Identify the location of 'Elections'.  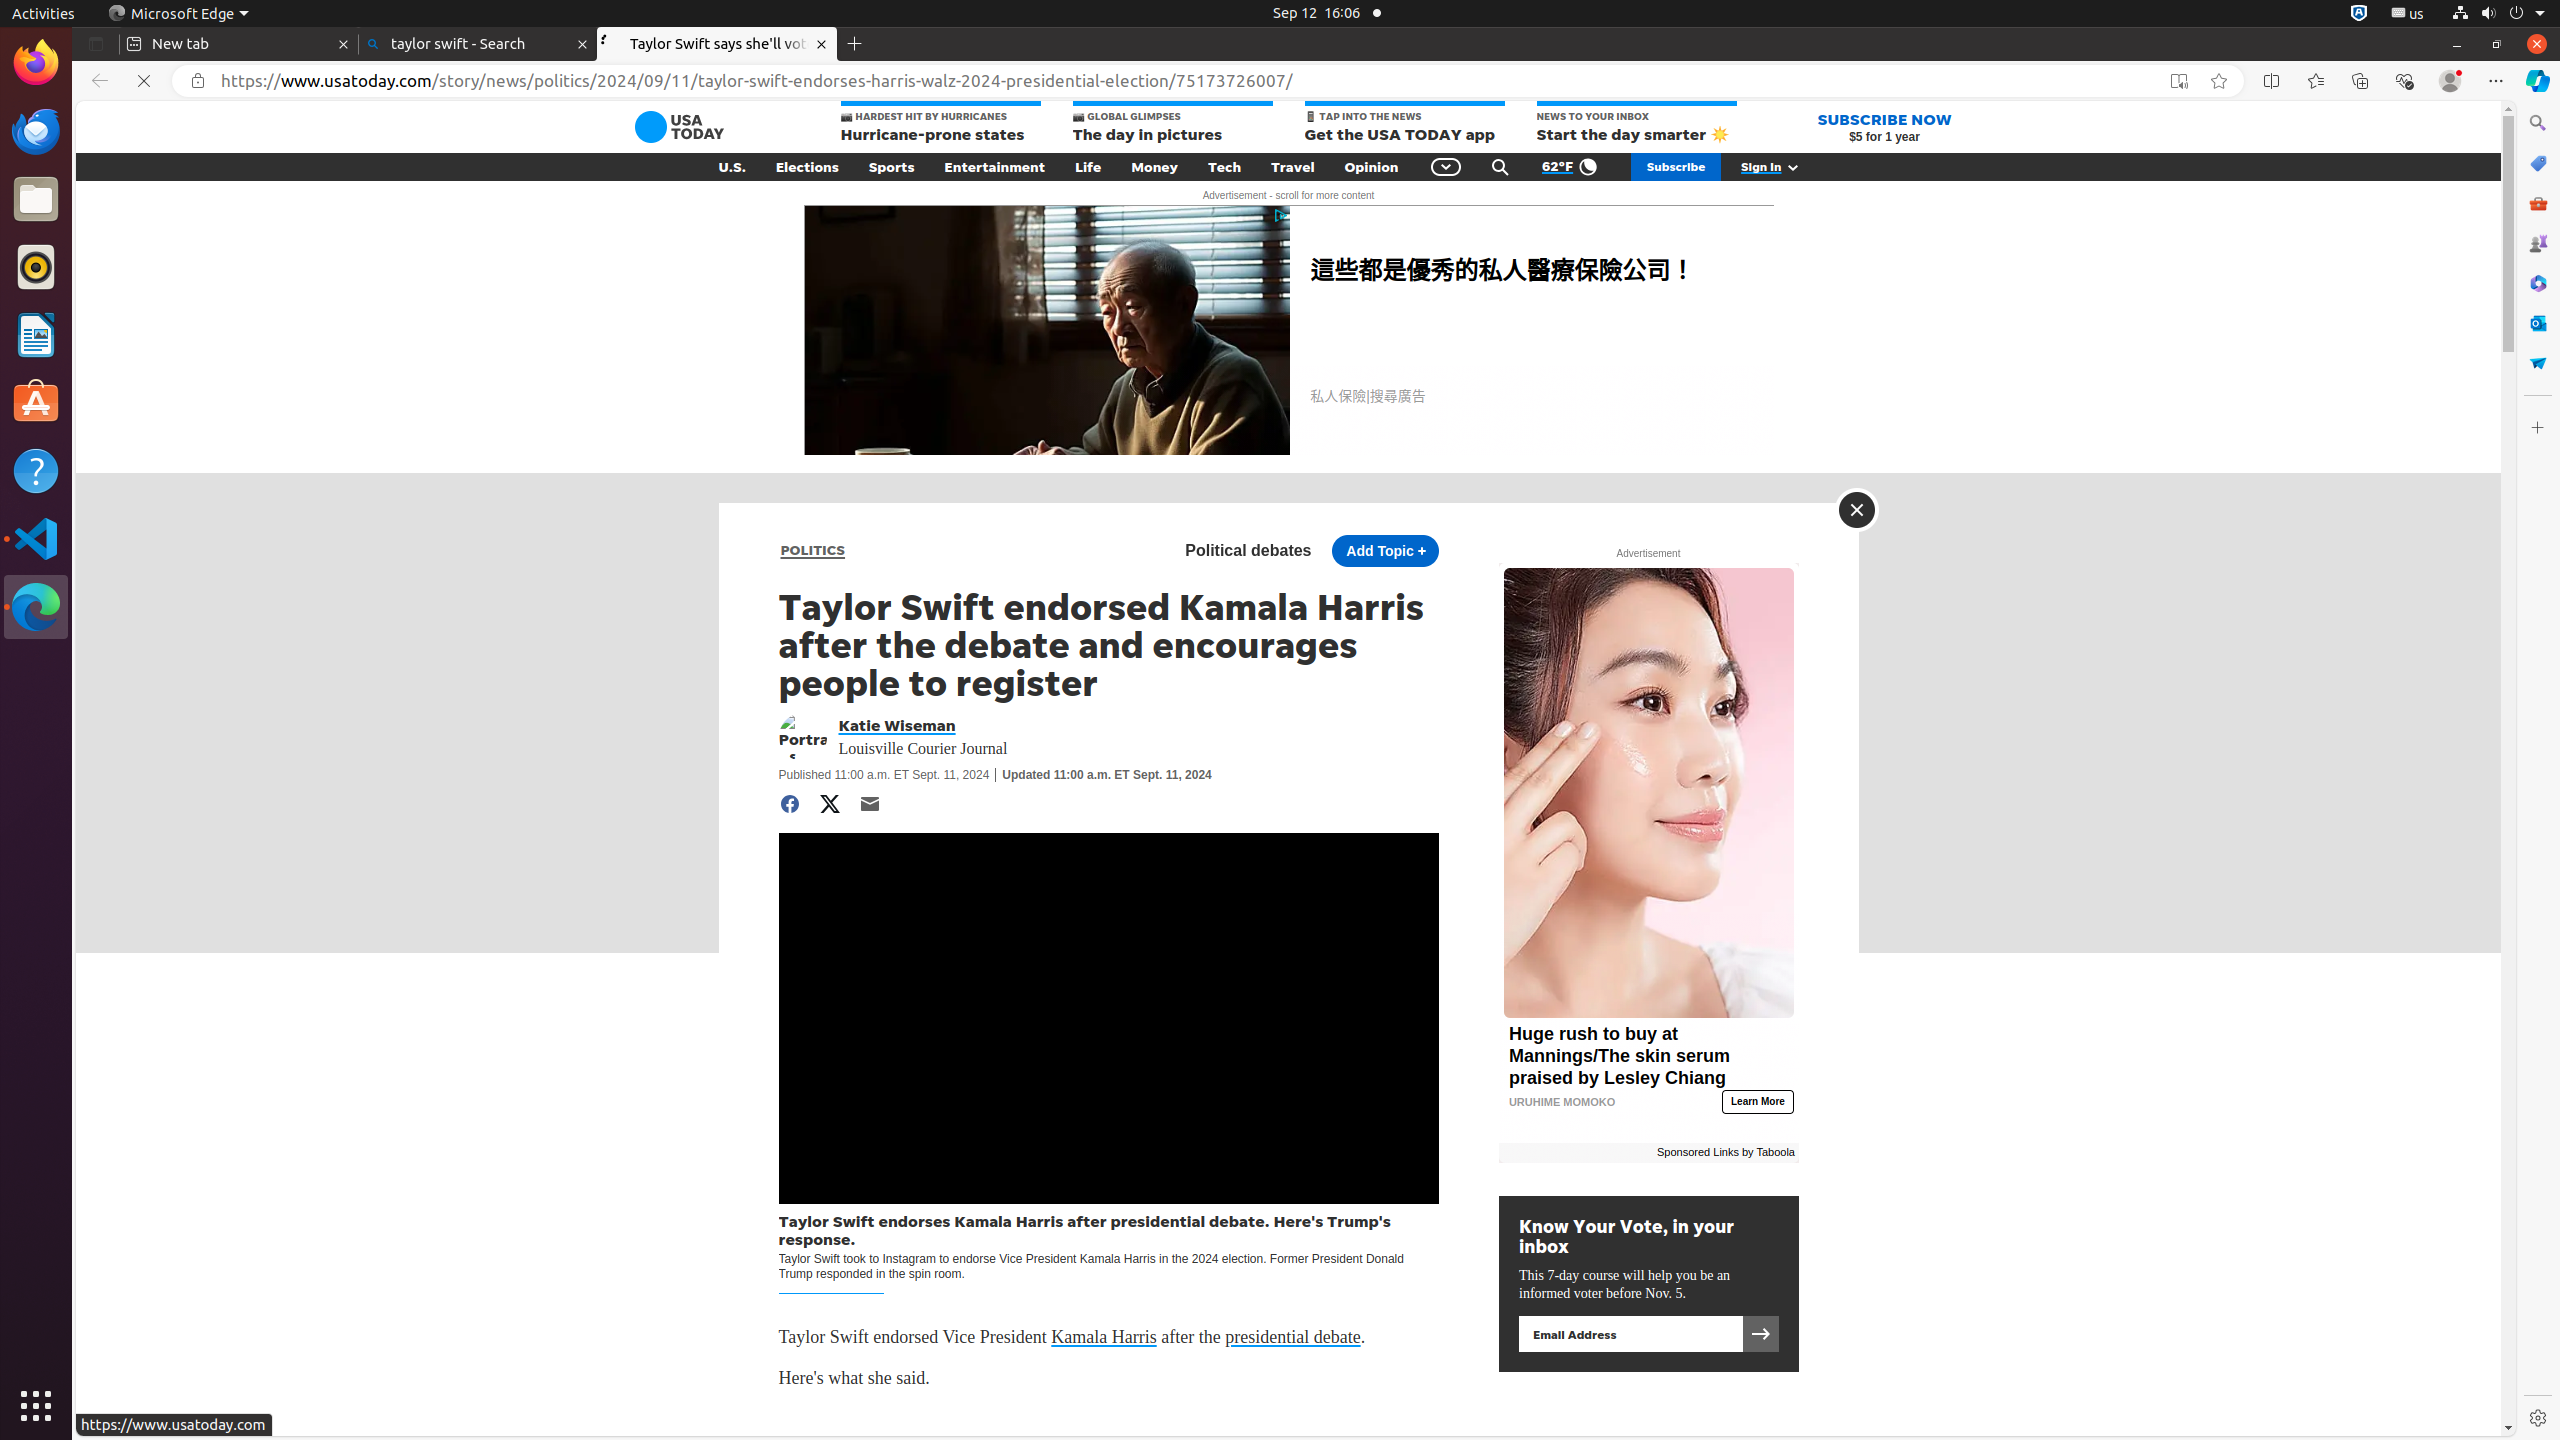
(806, 166).